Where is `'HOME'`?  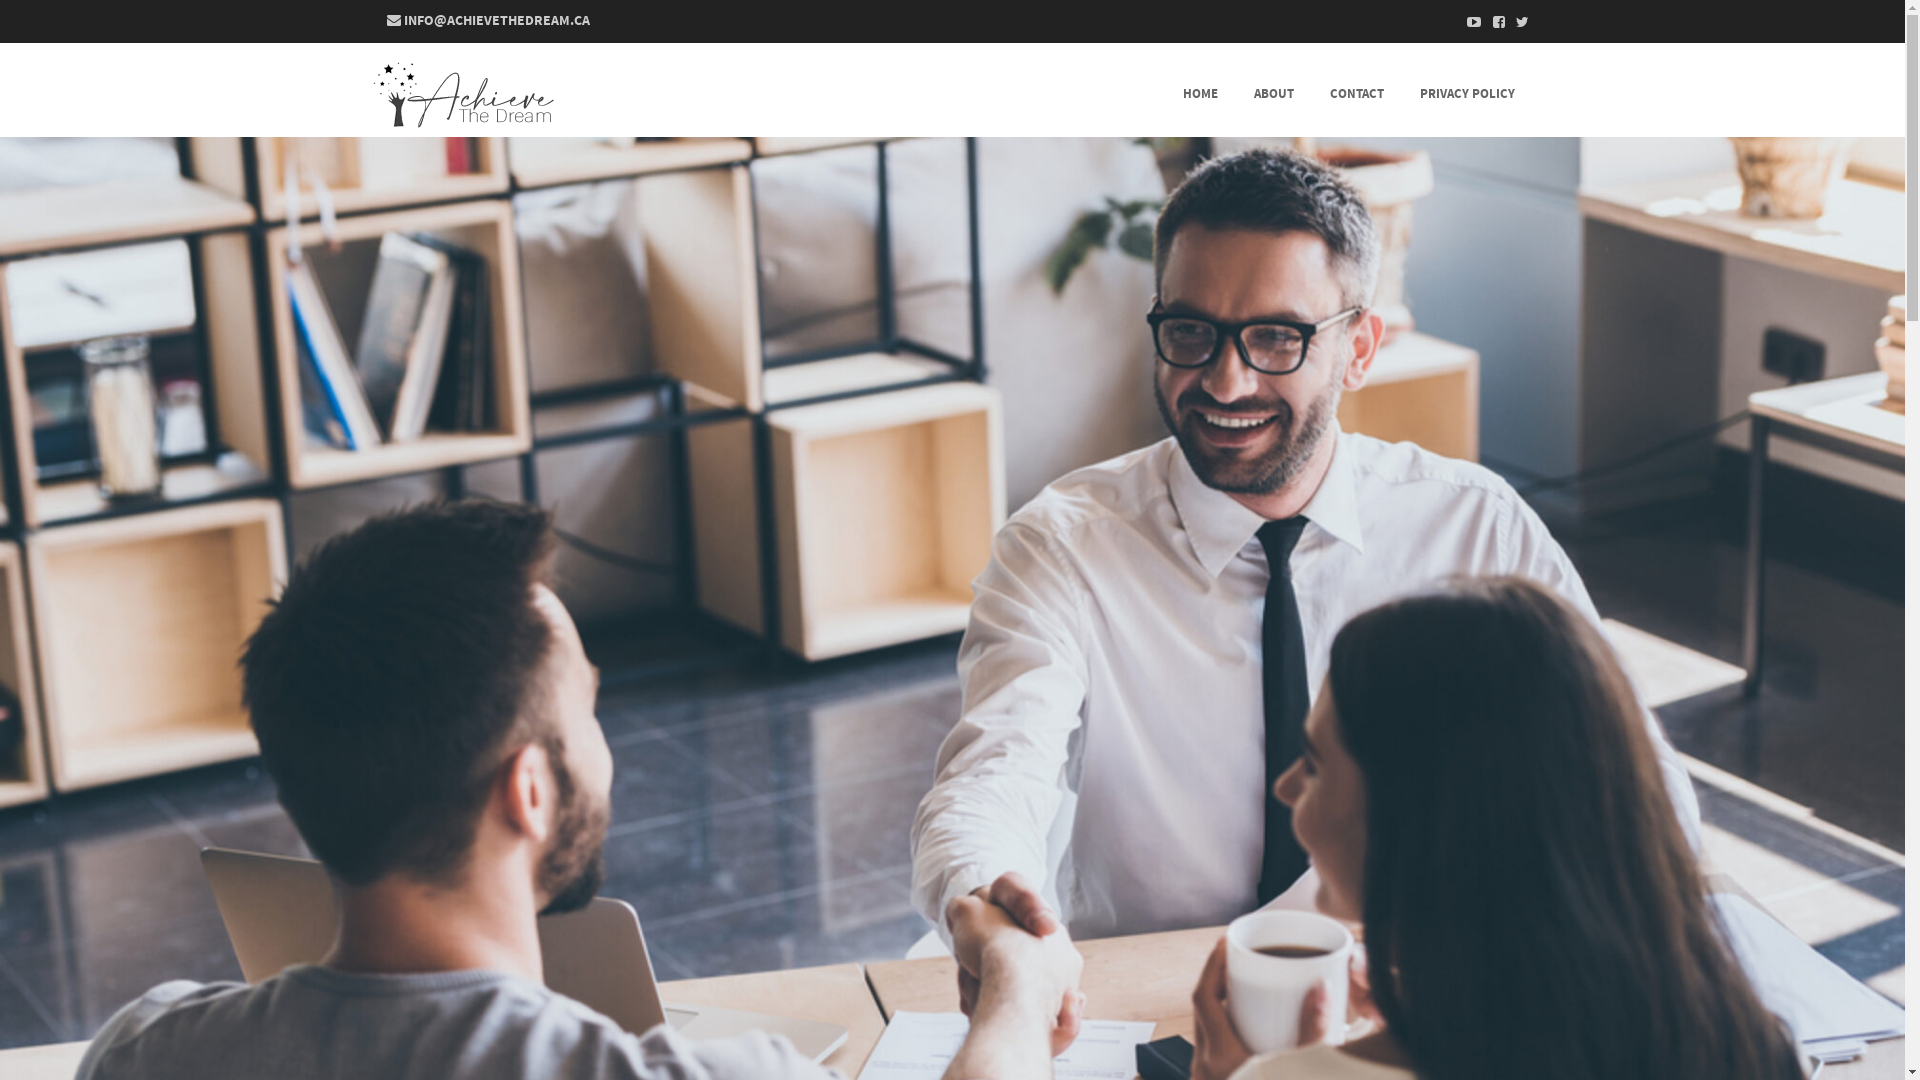 'HOME' is located at coordinates (1163, 88).